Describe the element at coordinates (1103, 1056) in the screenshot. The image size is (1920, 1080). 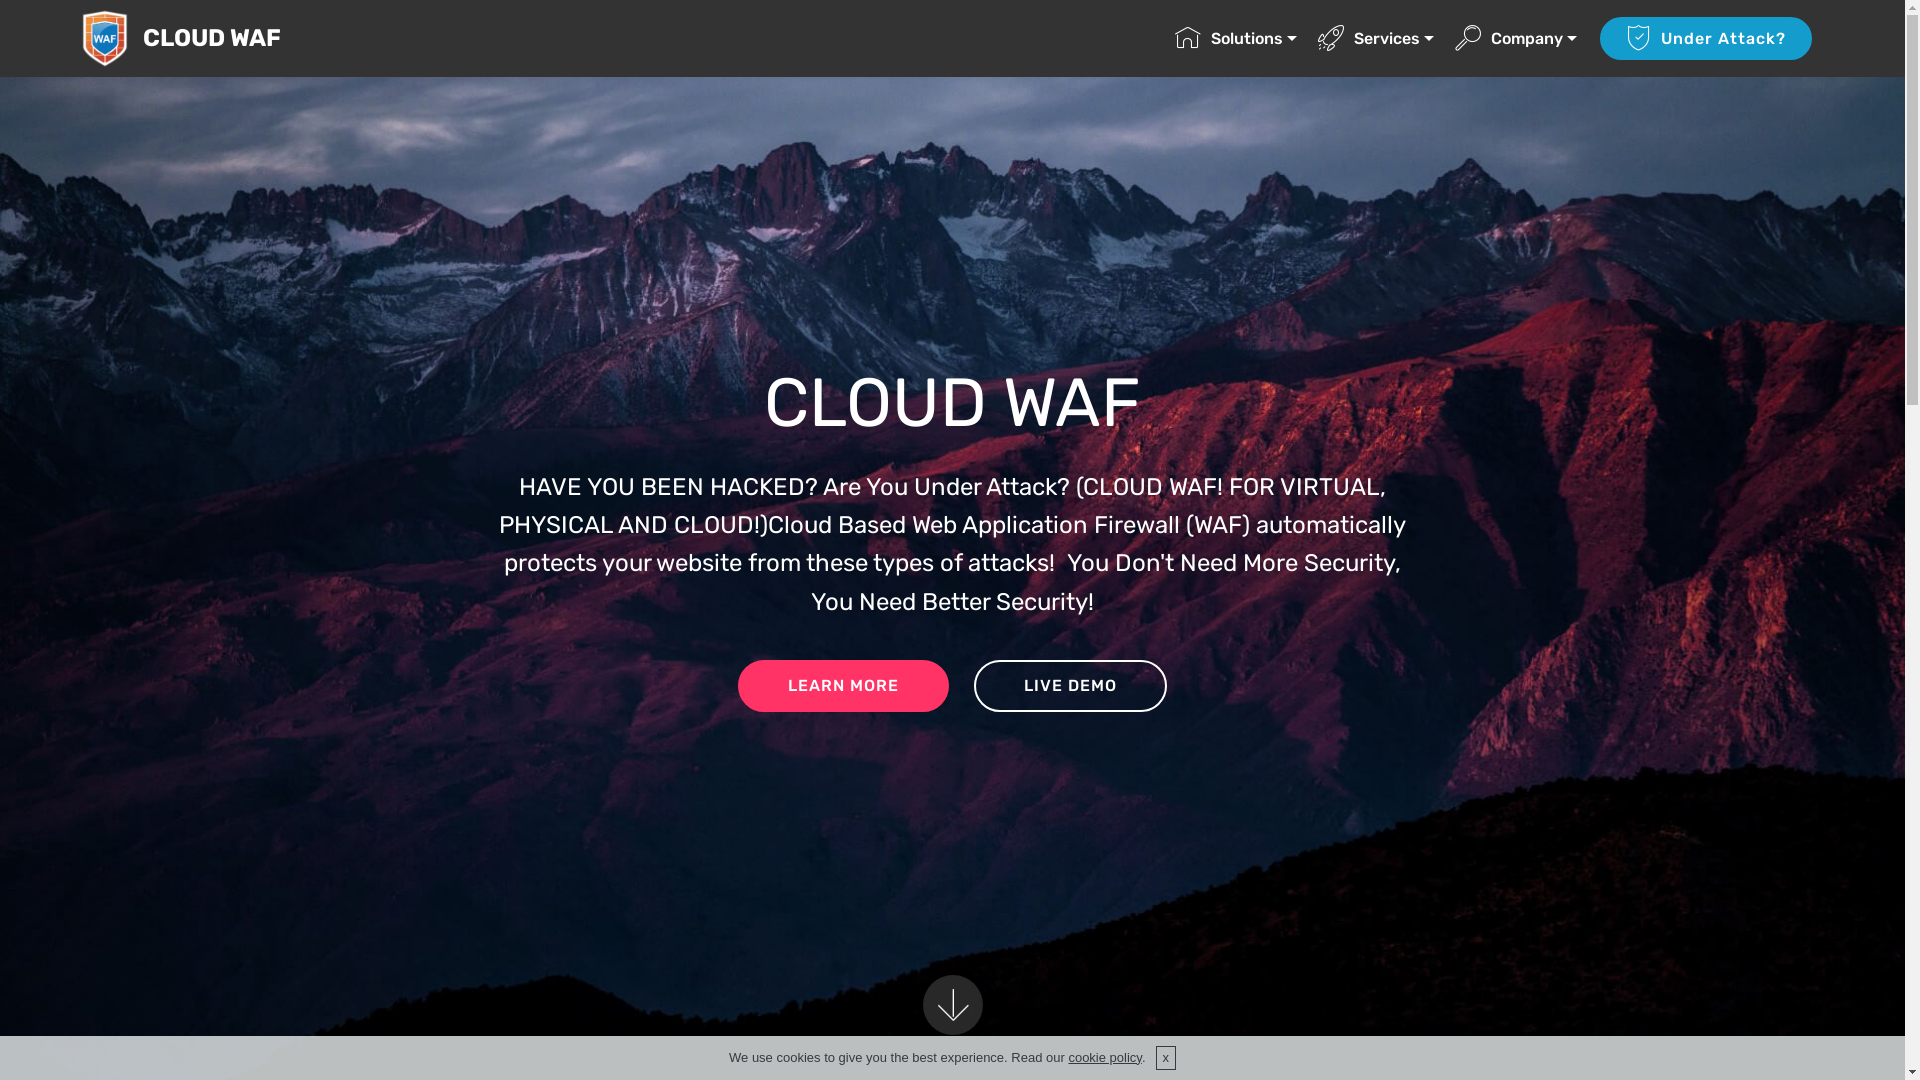
I see `'cookie policy'` at that location.